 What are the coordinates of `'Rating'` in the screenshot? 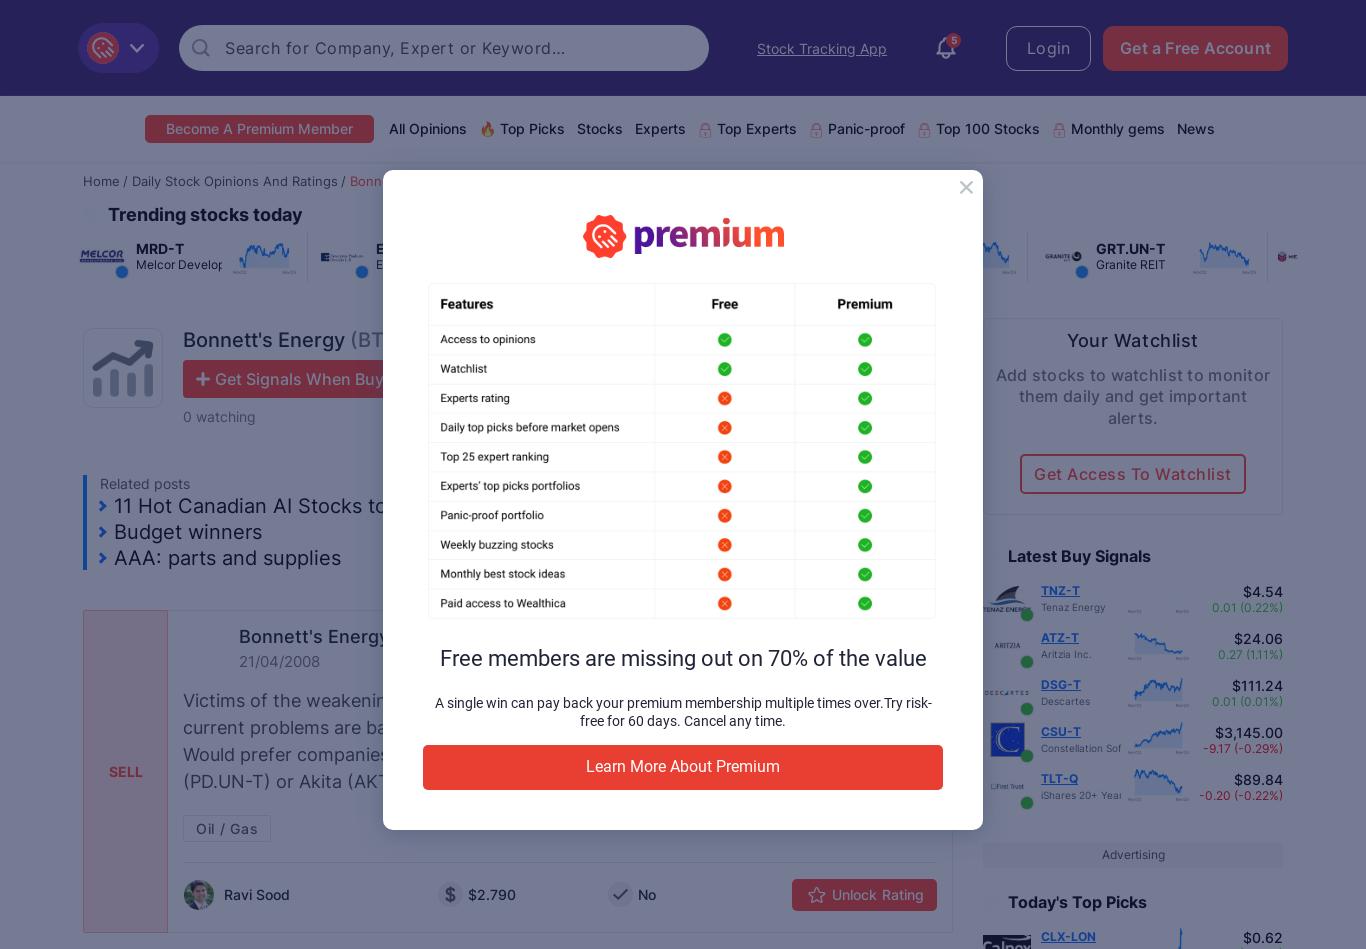 It's located at (902, 893).